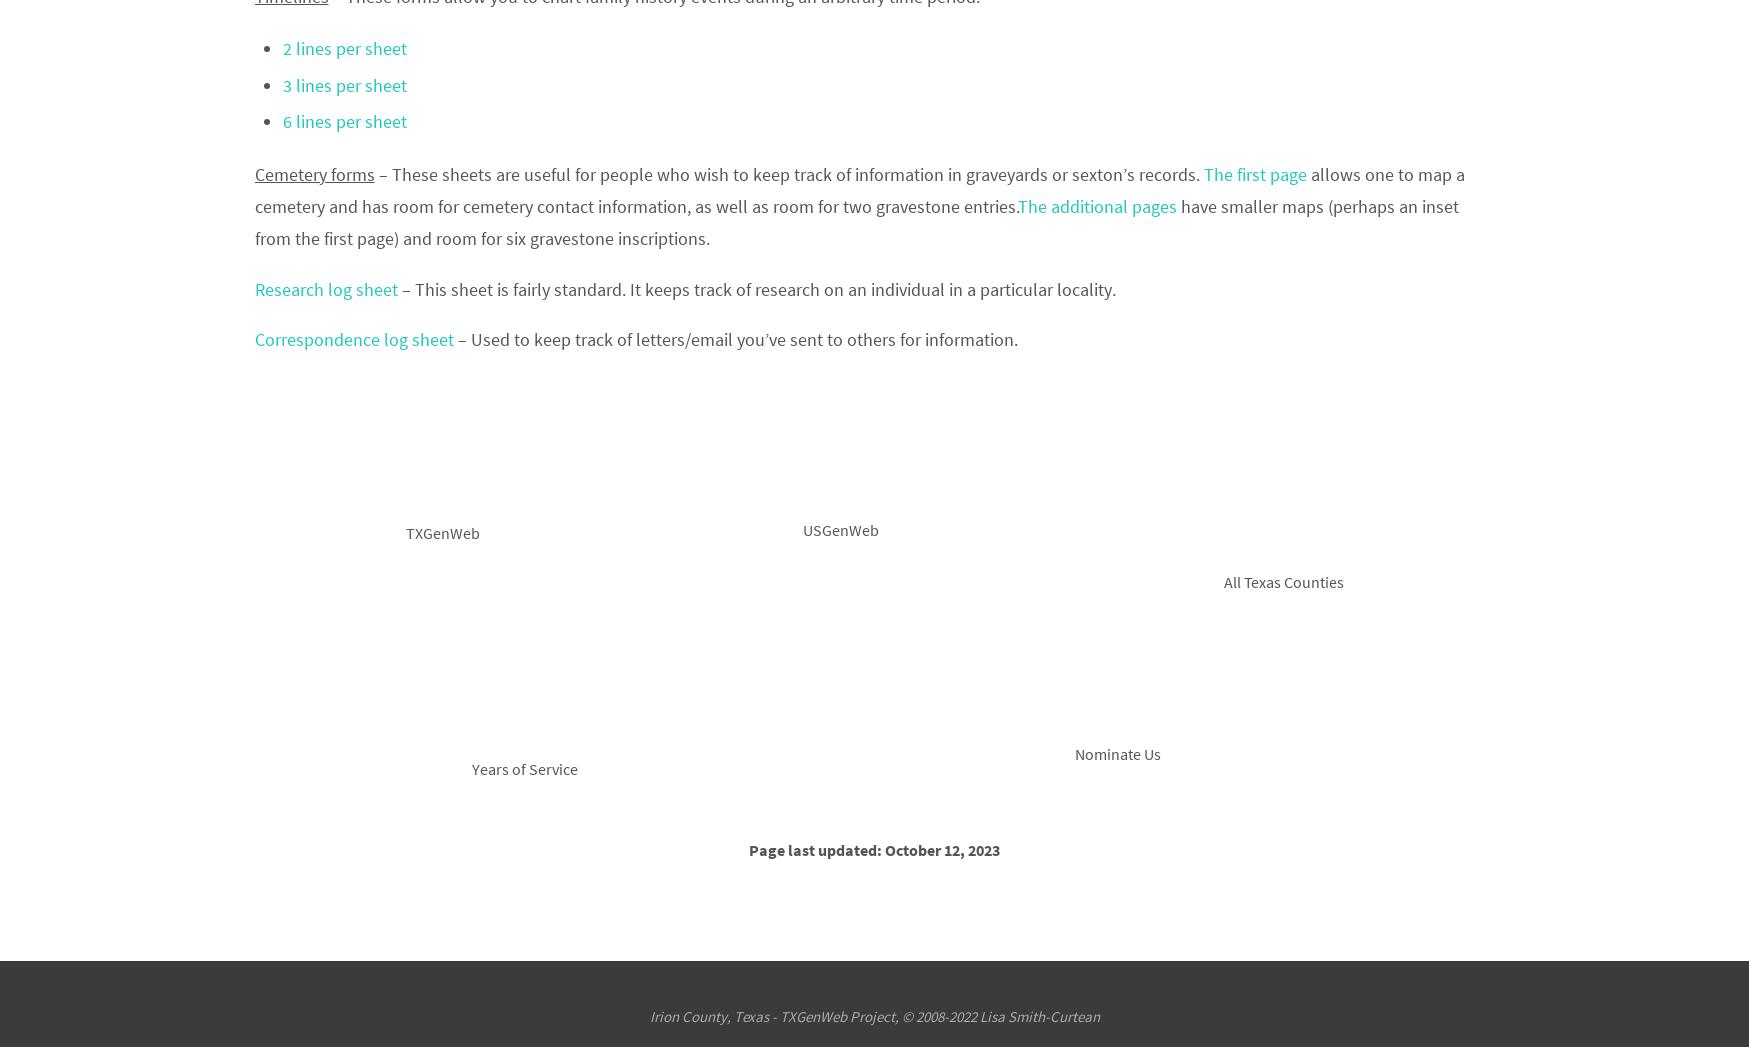 The width and height of the screenshot is (1749, 1047). I want to click on 'Correspondence log sheet', so click(355, 339).